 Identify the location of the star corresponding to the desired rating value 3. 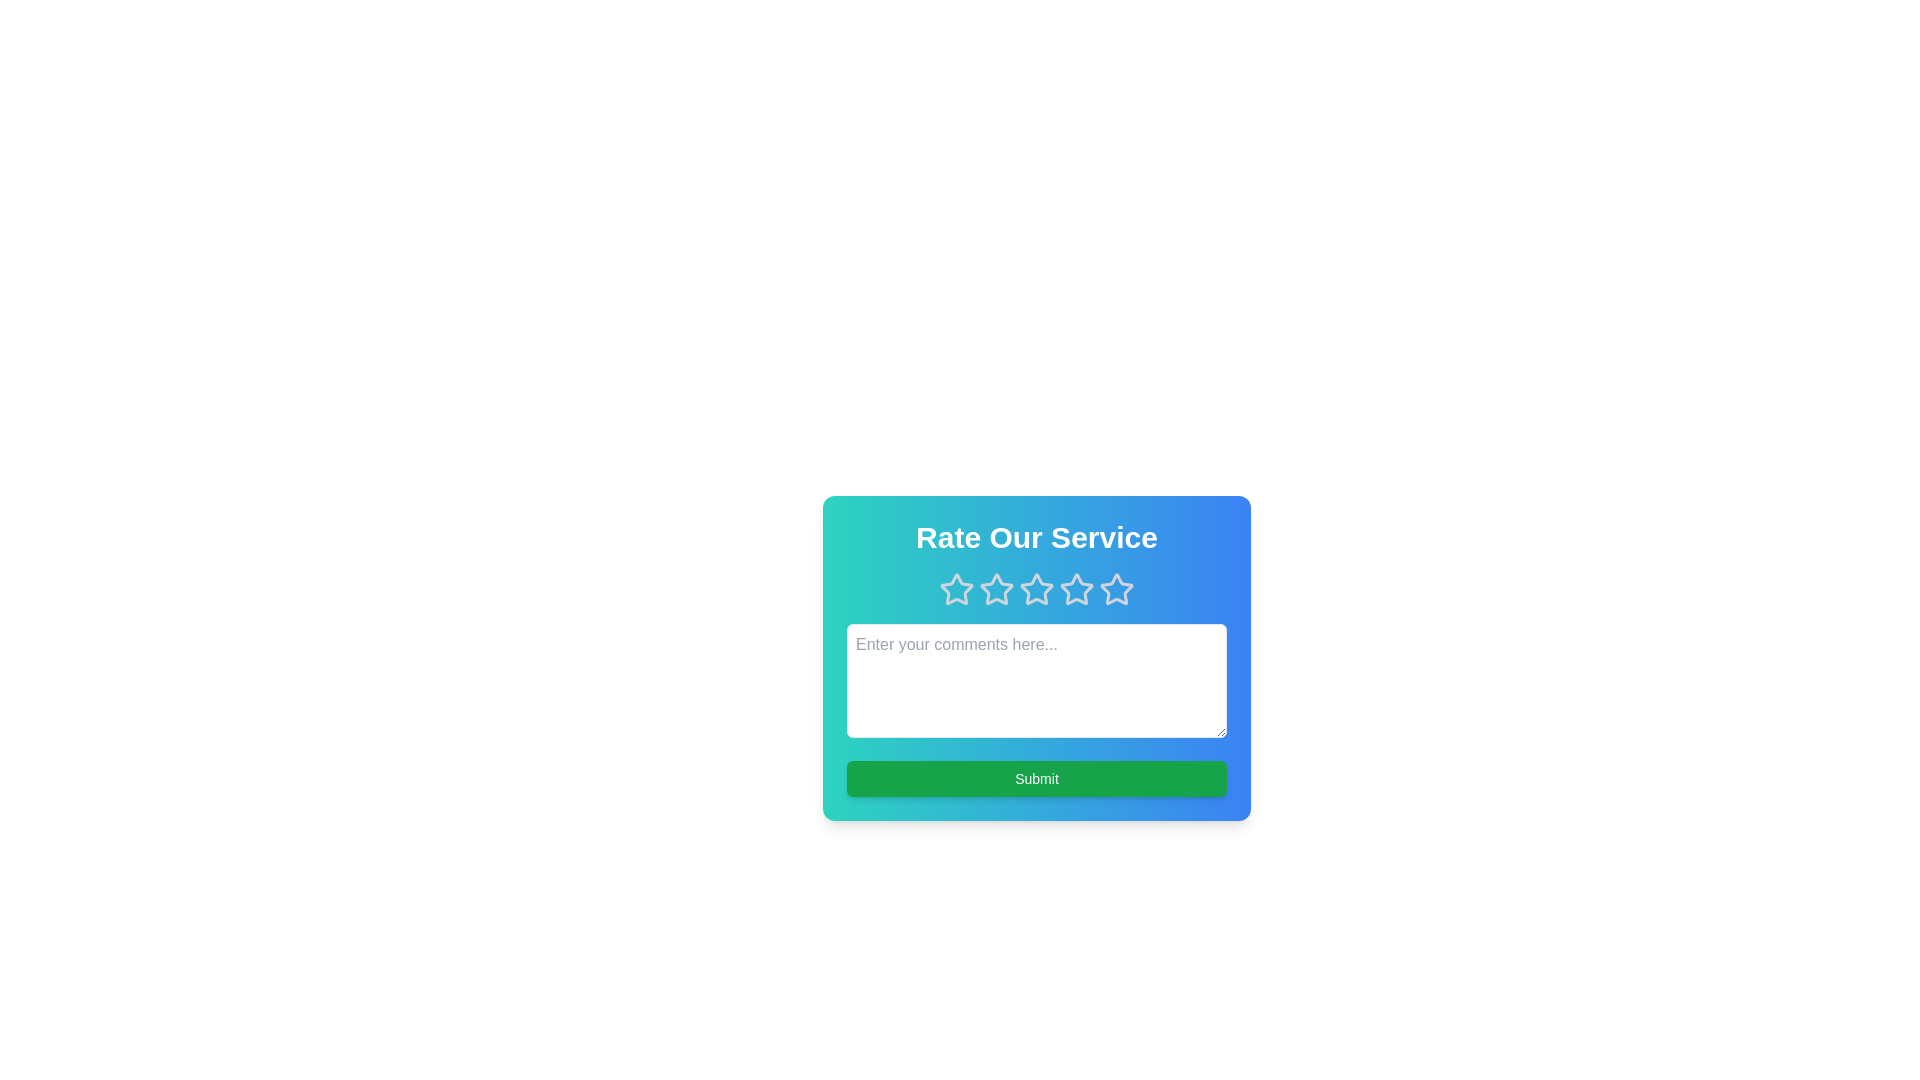
(1036, 589).